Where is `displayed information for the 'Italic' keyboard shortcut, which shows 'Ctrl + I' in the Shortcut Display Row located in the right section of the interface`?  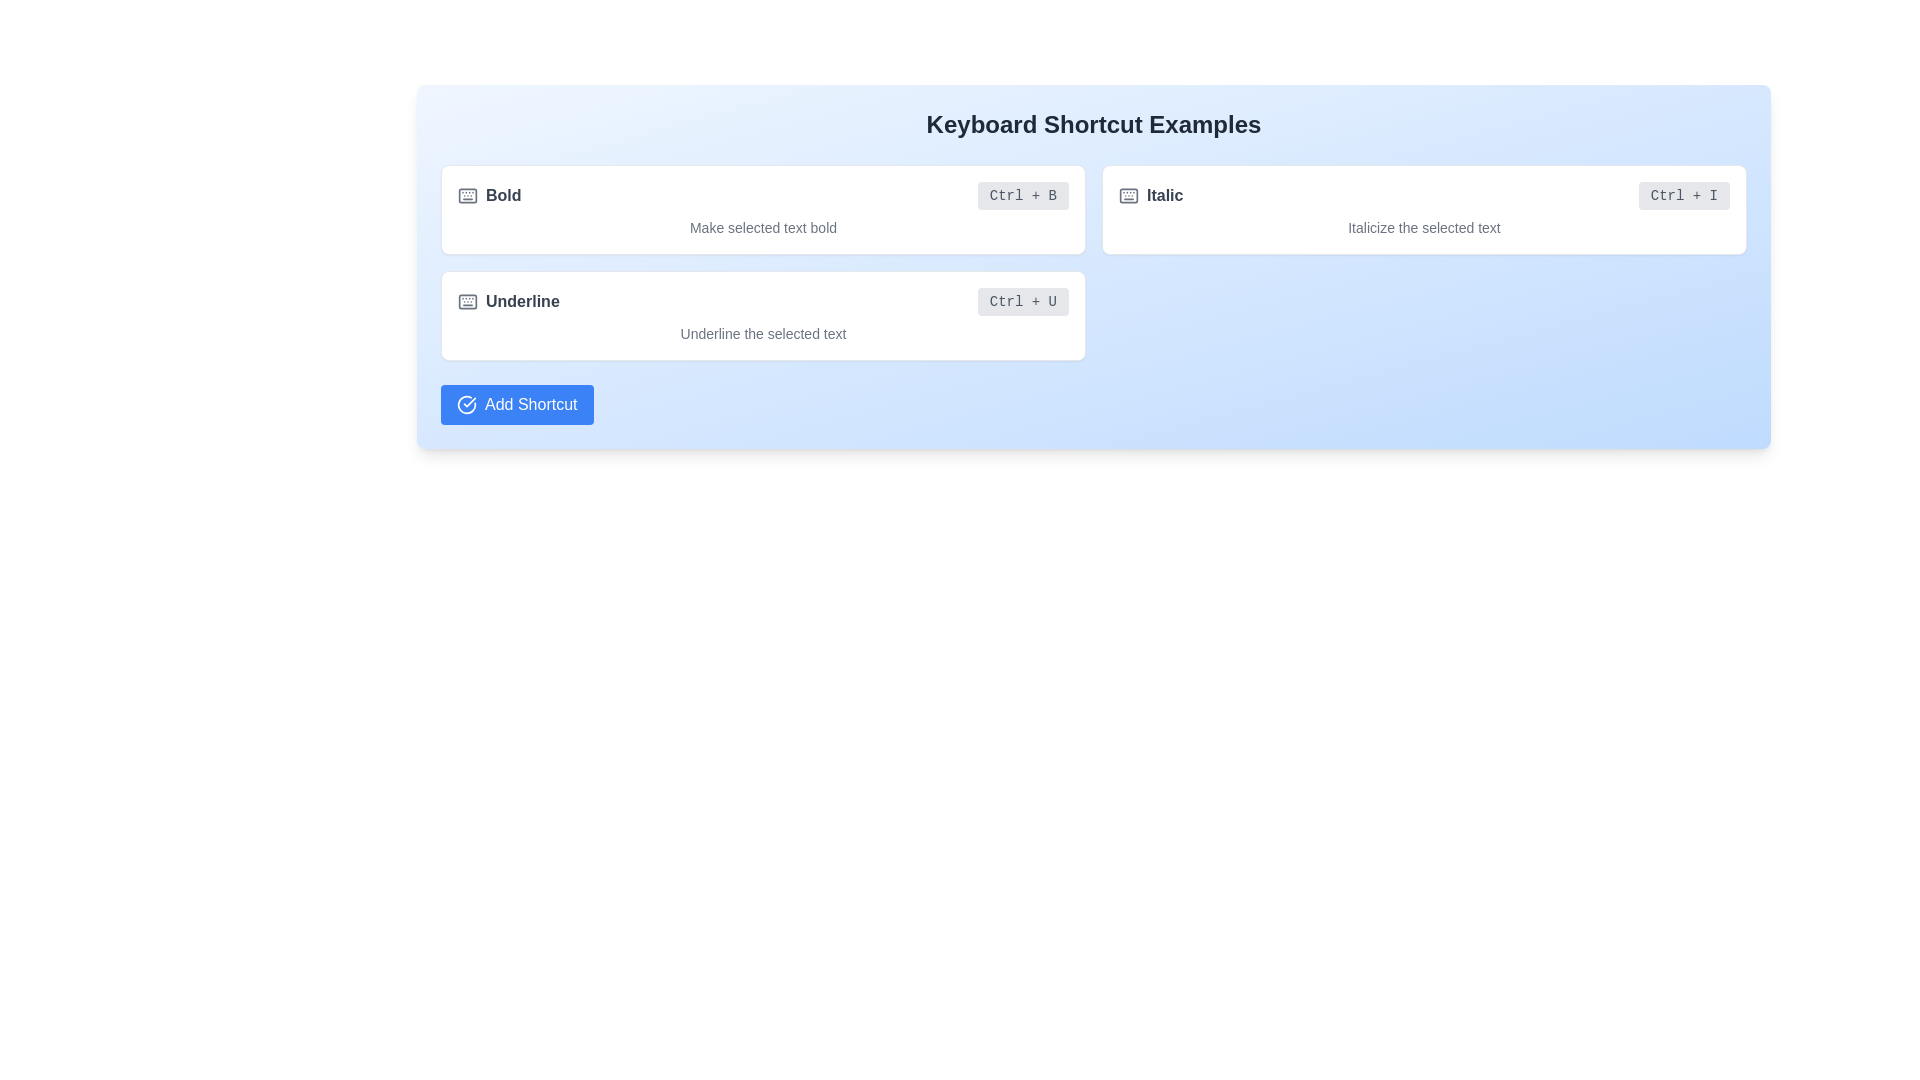 displayed information for the 'Italic' keyboard shortcut, which shows 'Ctrl + I' in the Shortcut Display Row located in the right section of the interface is located at coordinates (1423, 196).